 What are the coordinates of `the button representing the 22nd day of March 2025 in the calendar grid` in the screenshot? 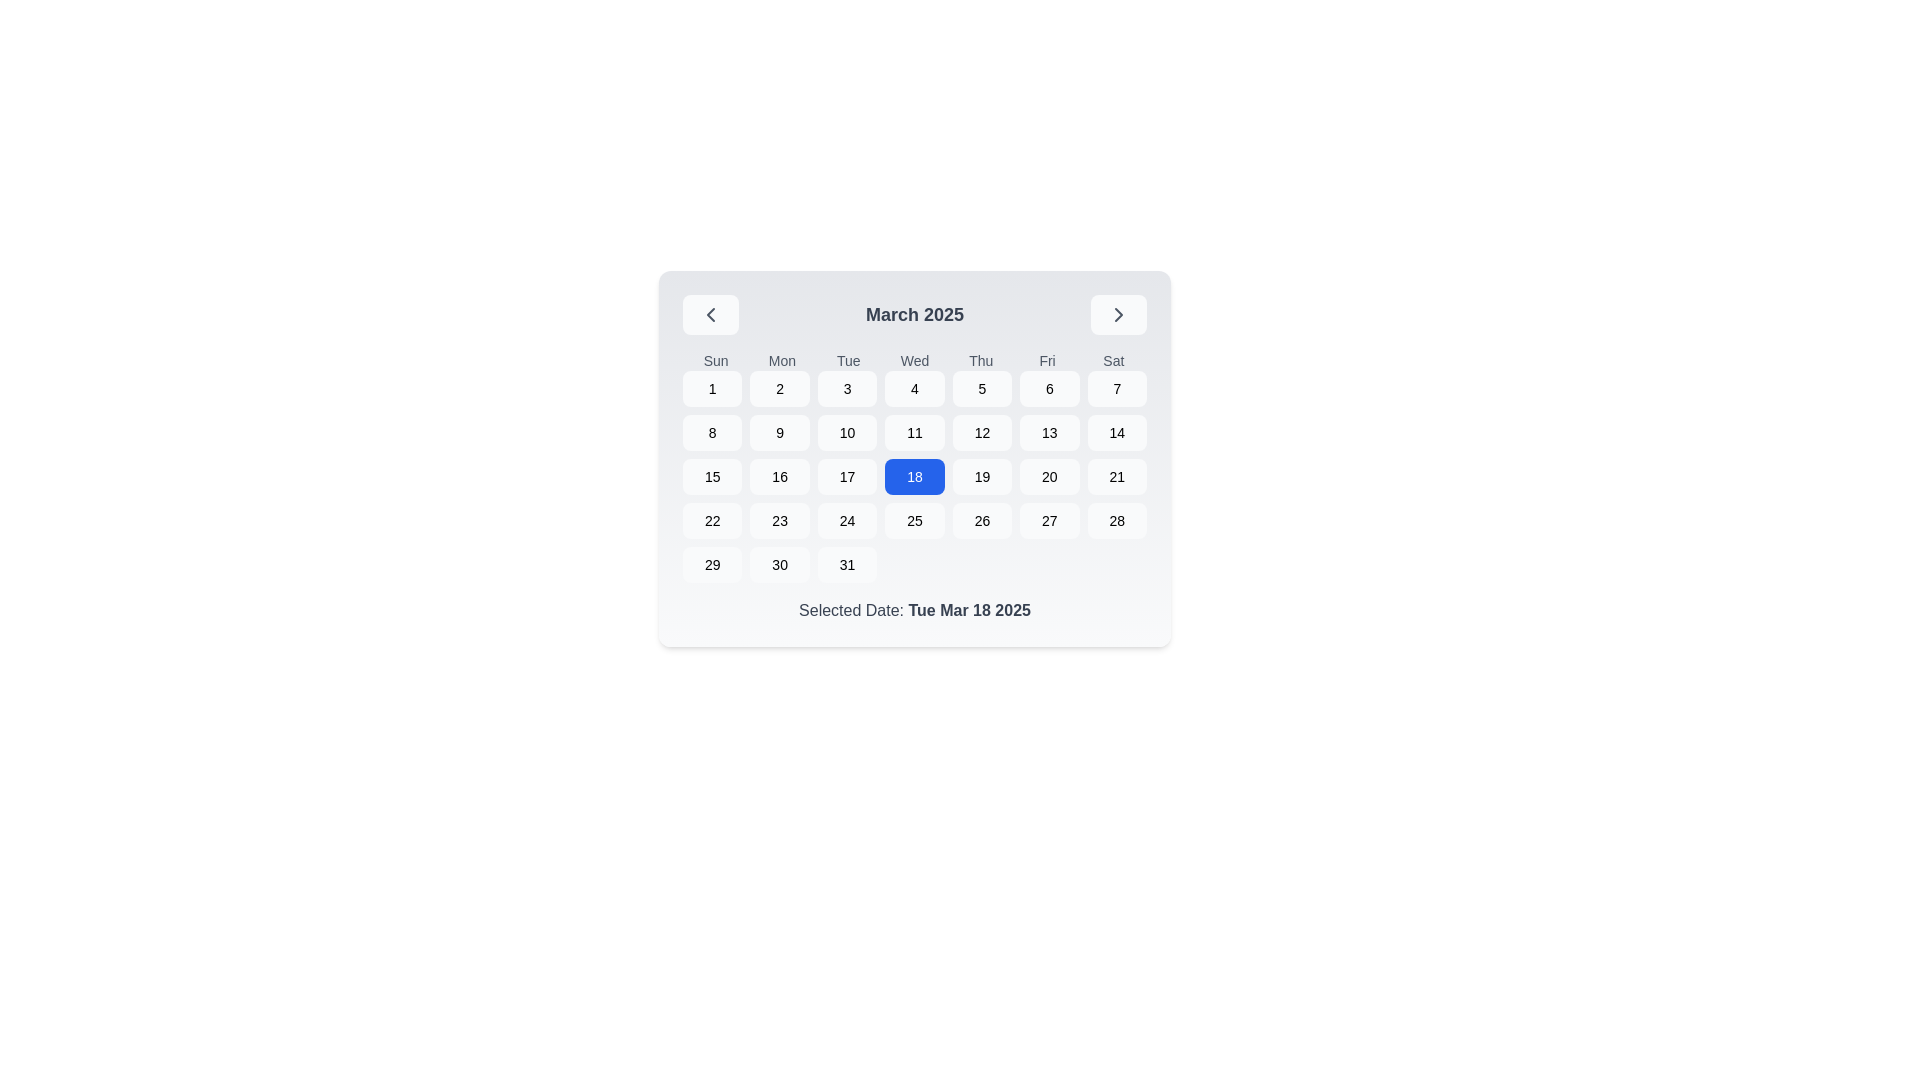 It's located at (712, 519).